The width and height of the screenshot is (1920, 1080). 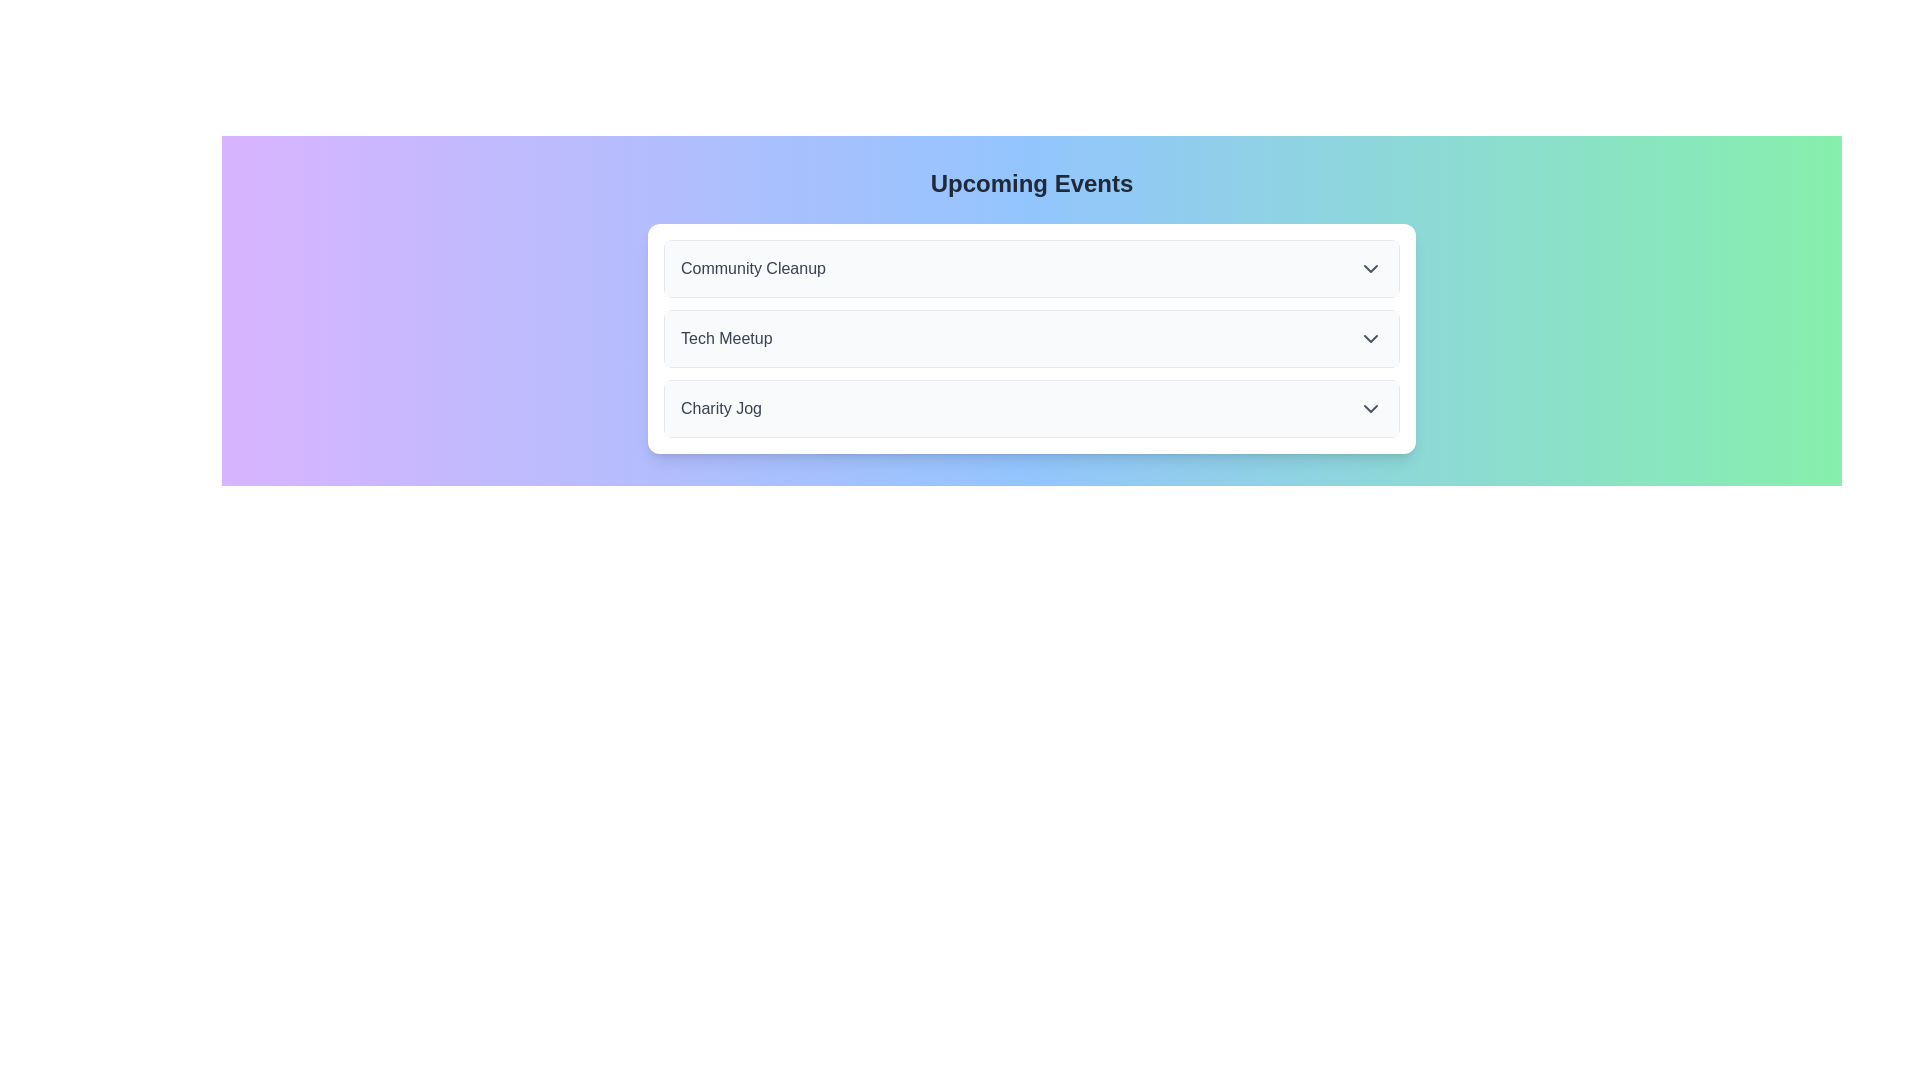 I want to click on the first item in the events list, which expands details about the 'Community Cleanup' event when clicked, so click(x=1032, y=268).